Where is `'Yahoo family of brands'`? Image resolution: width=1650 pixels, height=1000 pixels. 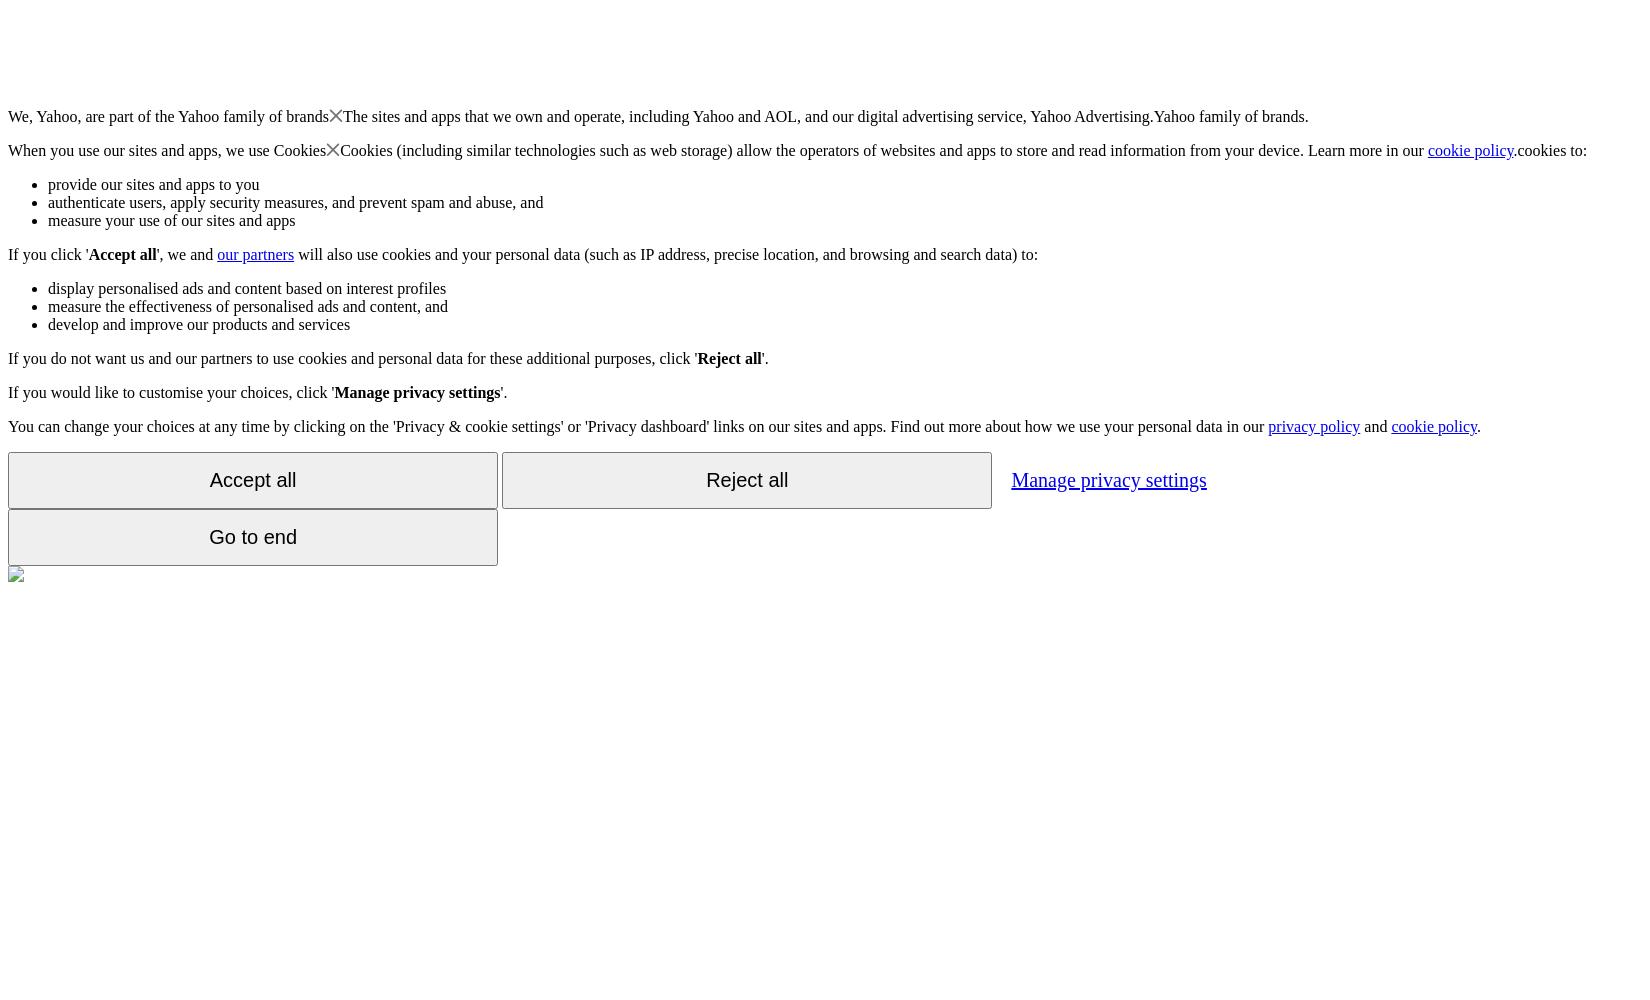 'Yahoo family of brands' is located at coordinates (252, 115).